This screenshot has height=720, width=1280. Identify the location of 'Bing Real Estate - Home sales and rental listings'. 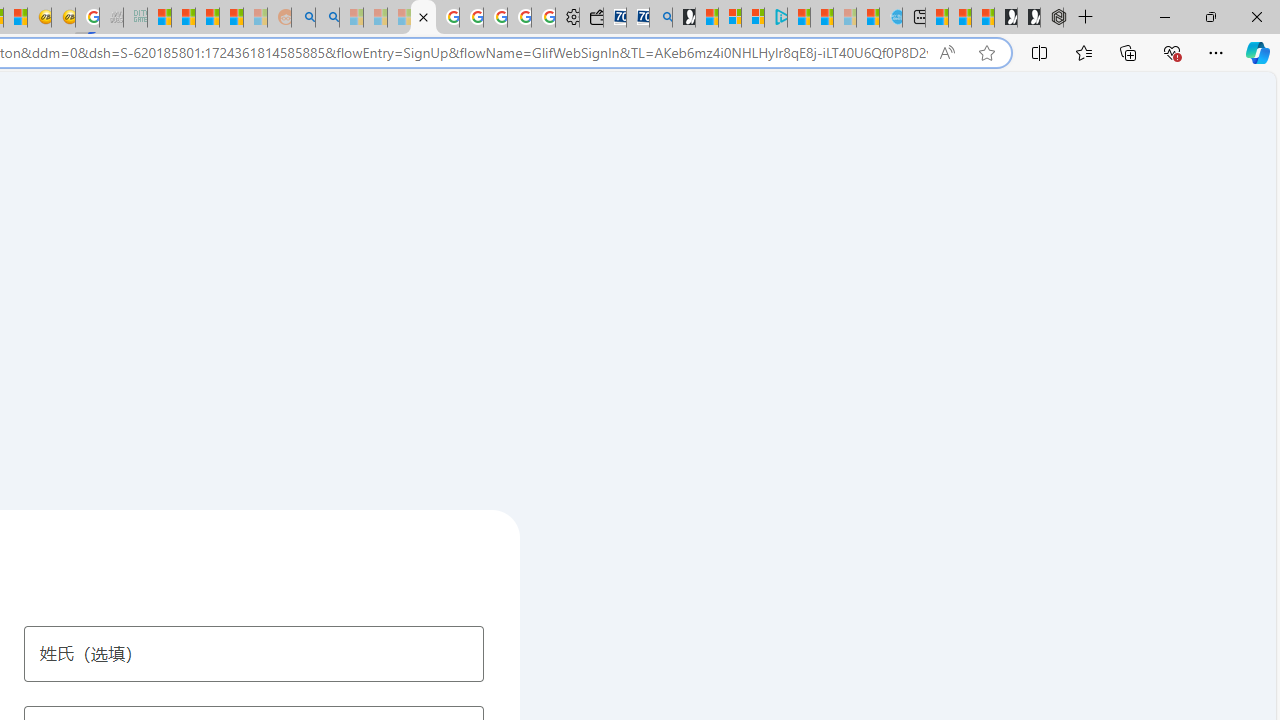
(661, 17).